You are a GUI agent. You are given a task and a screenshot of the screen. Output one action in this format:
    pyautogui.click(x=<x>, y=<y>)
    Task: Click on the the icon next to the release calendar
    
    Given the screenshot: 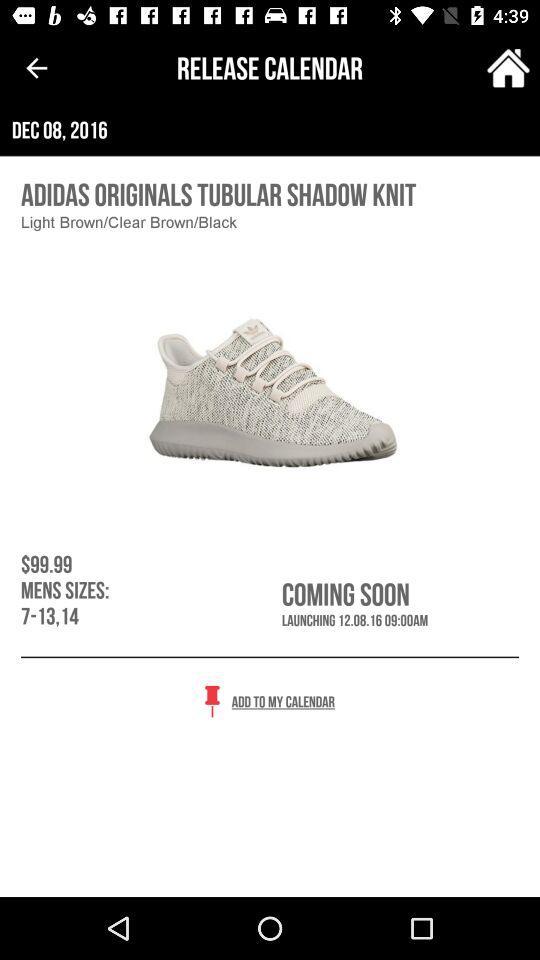 What is the action you would take?
    pyautogui.click(x=36, y=68)
    